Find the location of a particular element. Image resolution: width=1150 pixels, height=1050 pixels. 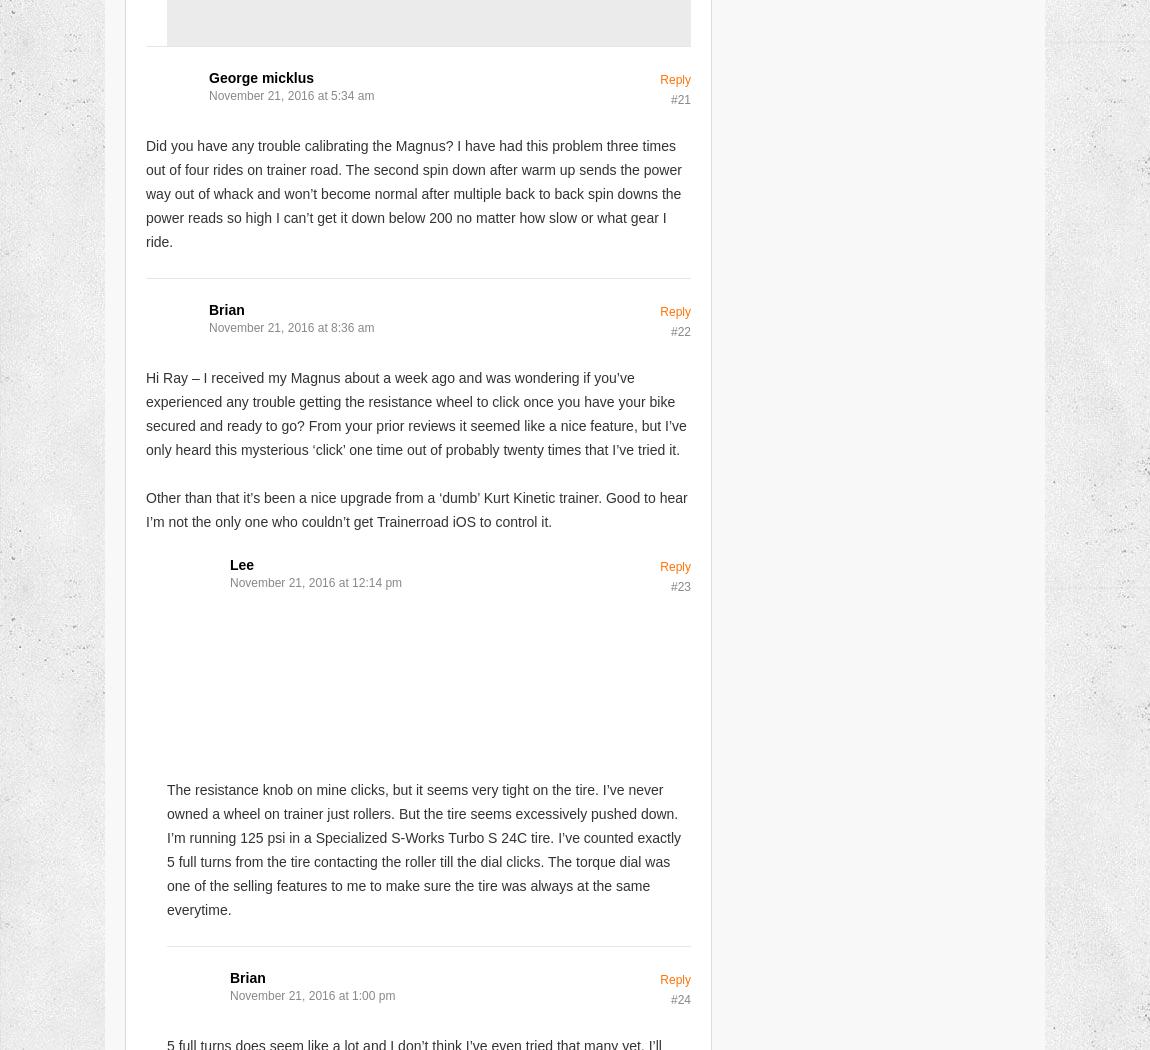

'November 21, 2016 at 1:00 pm' is located at coordinates (312, 994).